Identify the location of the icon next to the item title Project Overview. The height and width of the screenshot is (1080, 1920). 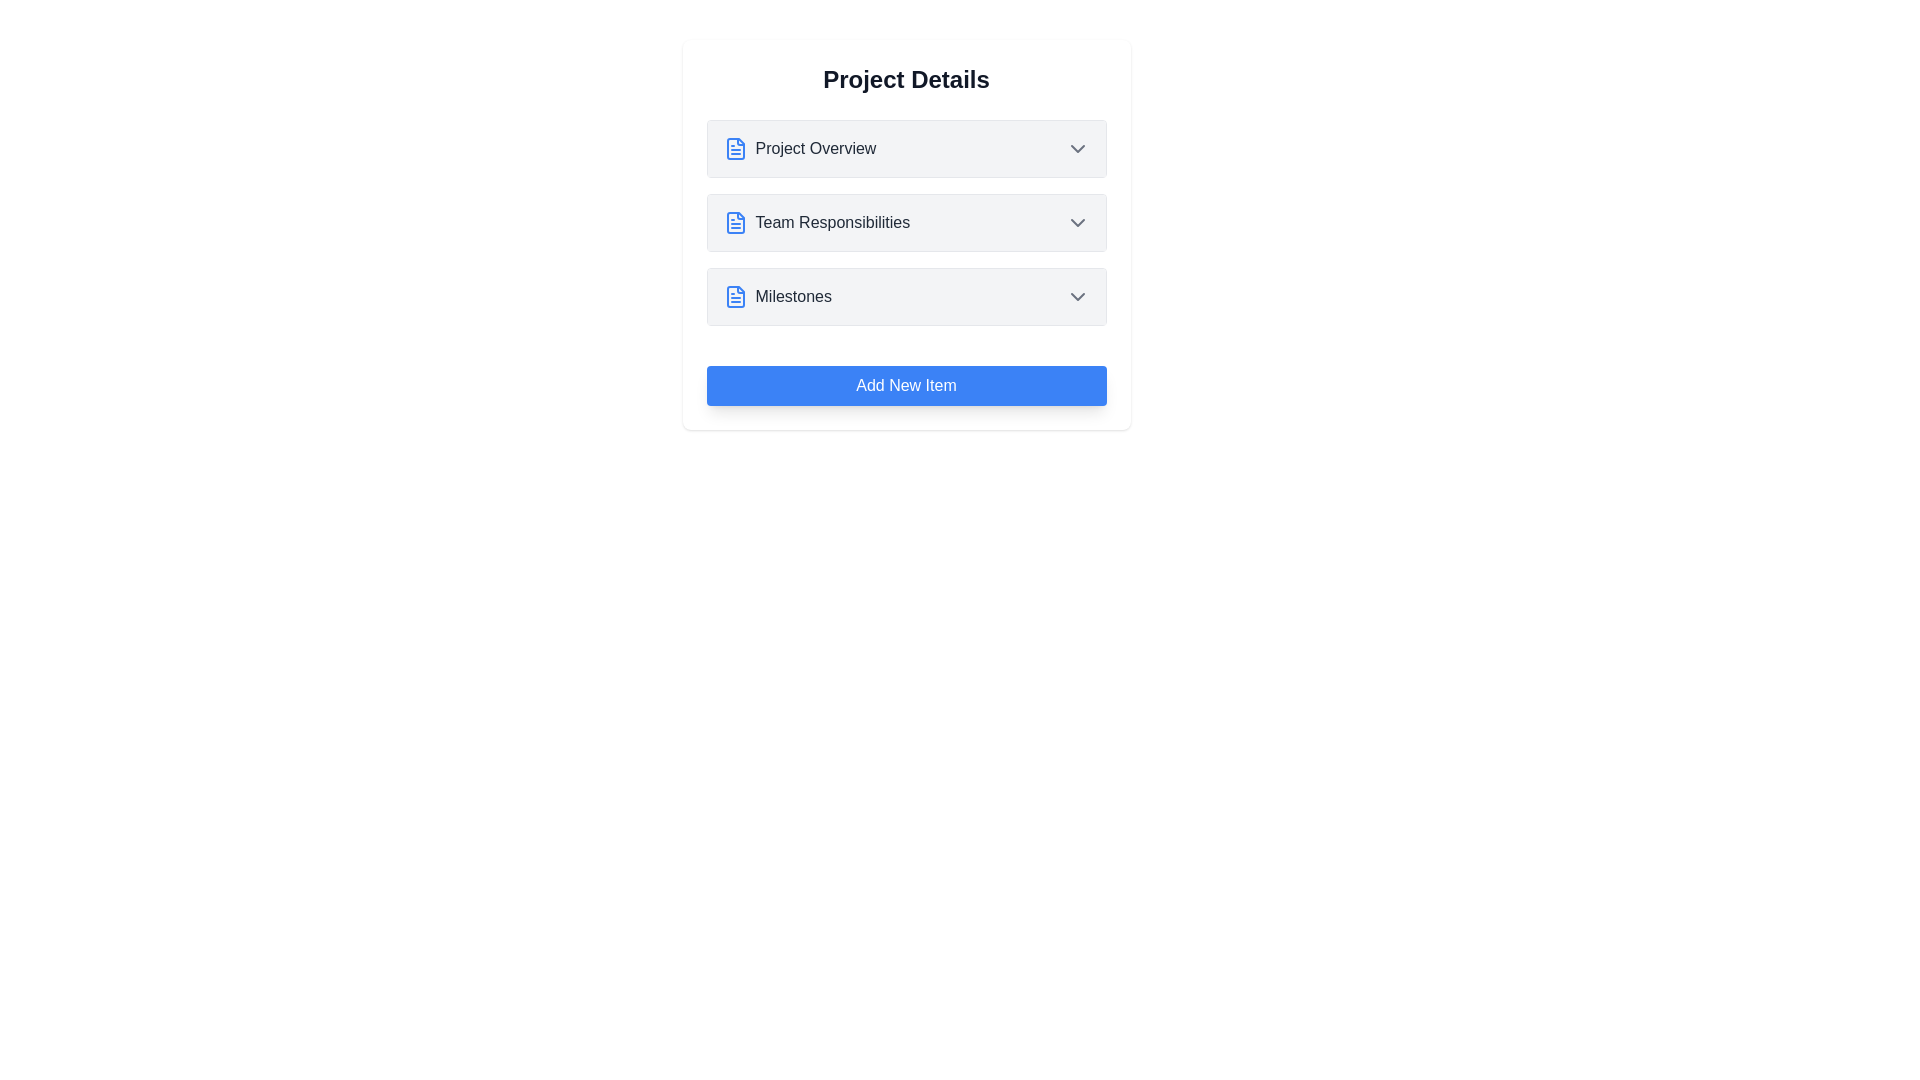
(734, 148).